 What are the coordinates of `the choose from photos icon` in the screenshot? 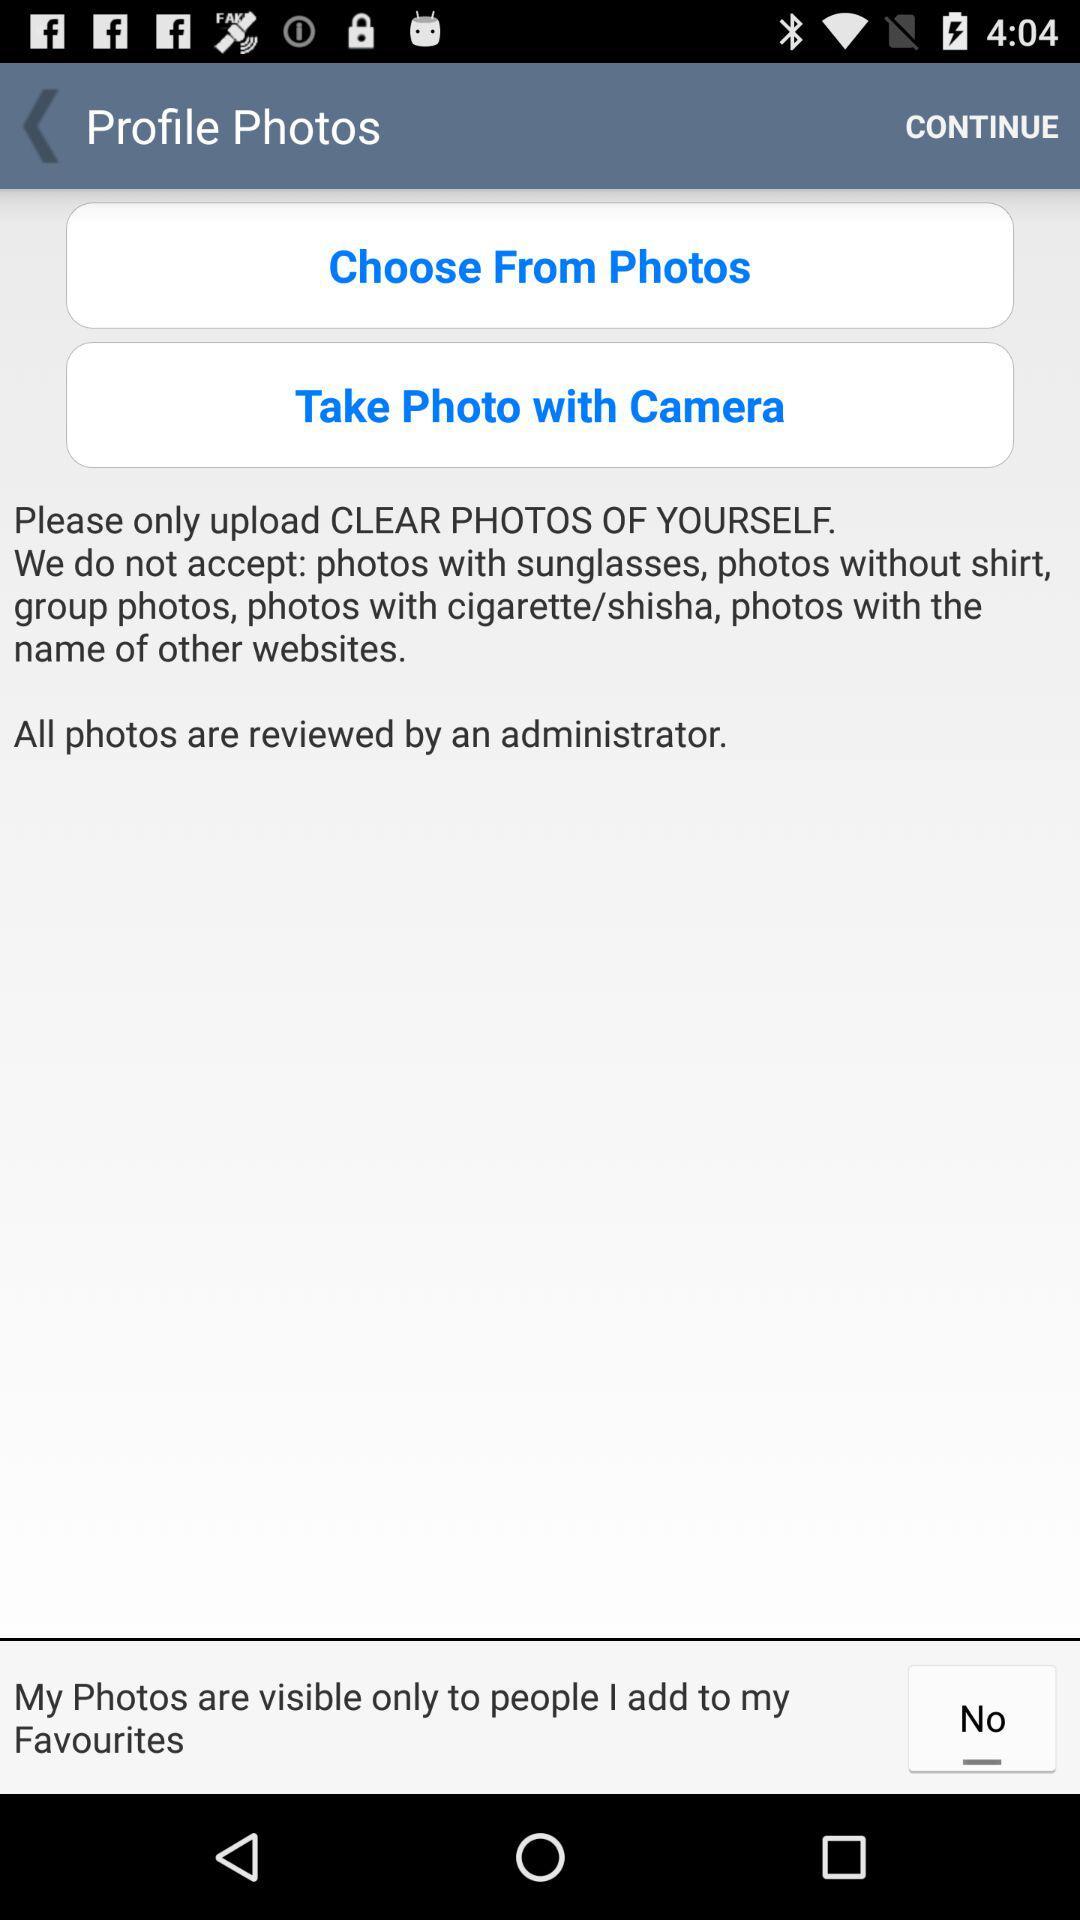 It's located at (540, 264).